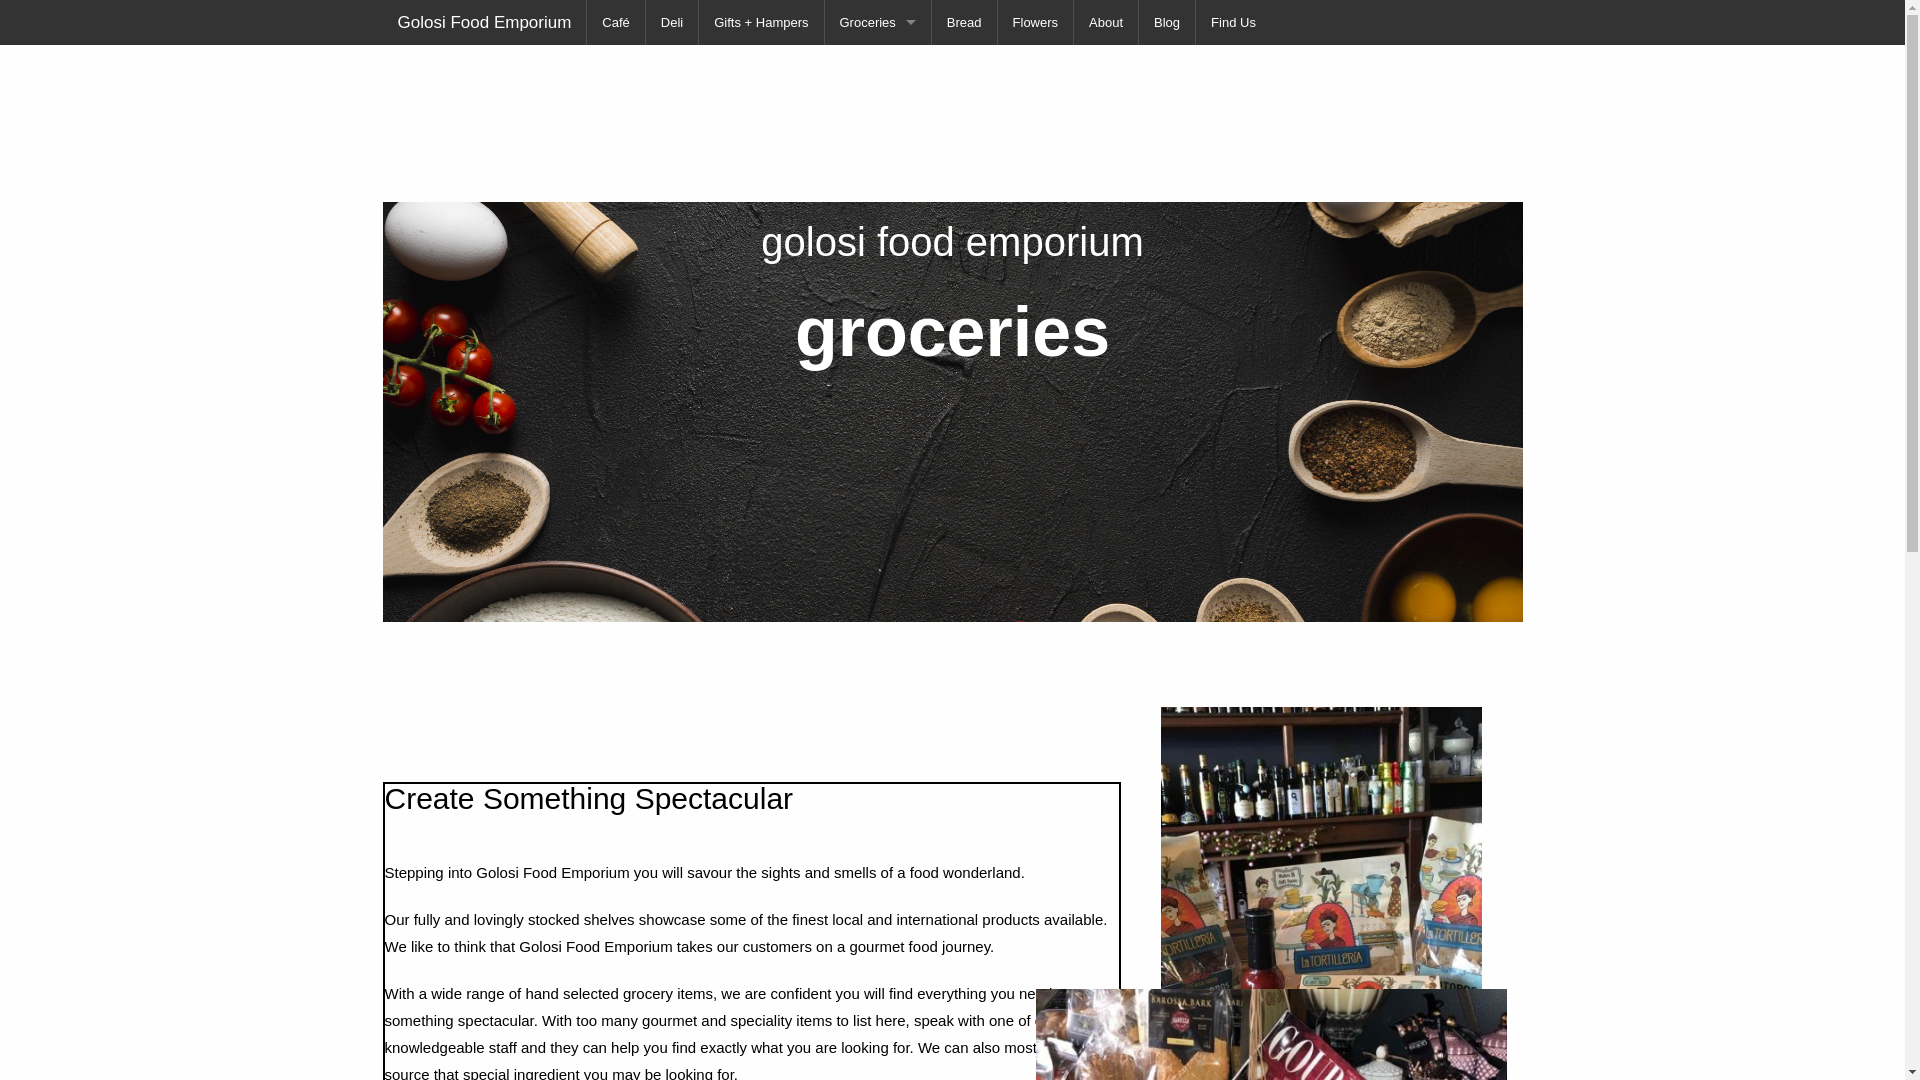 The image size is (1920, 1080). I want to click on 'Find Us', so click(1195, 22).